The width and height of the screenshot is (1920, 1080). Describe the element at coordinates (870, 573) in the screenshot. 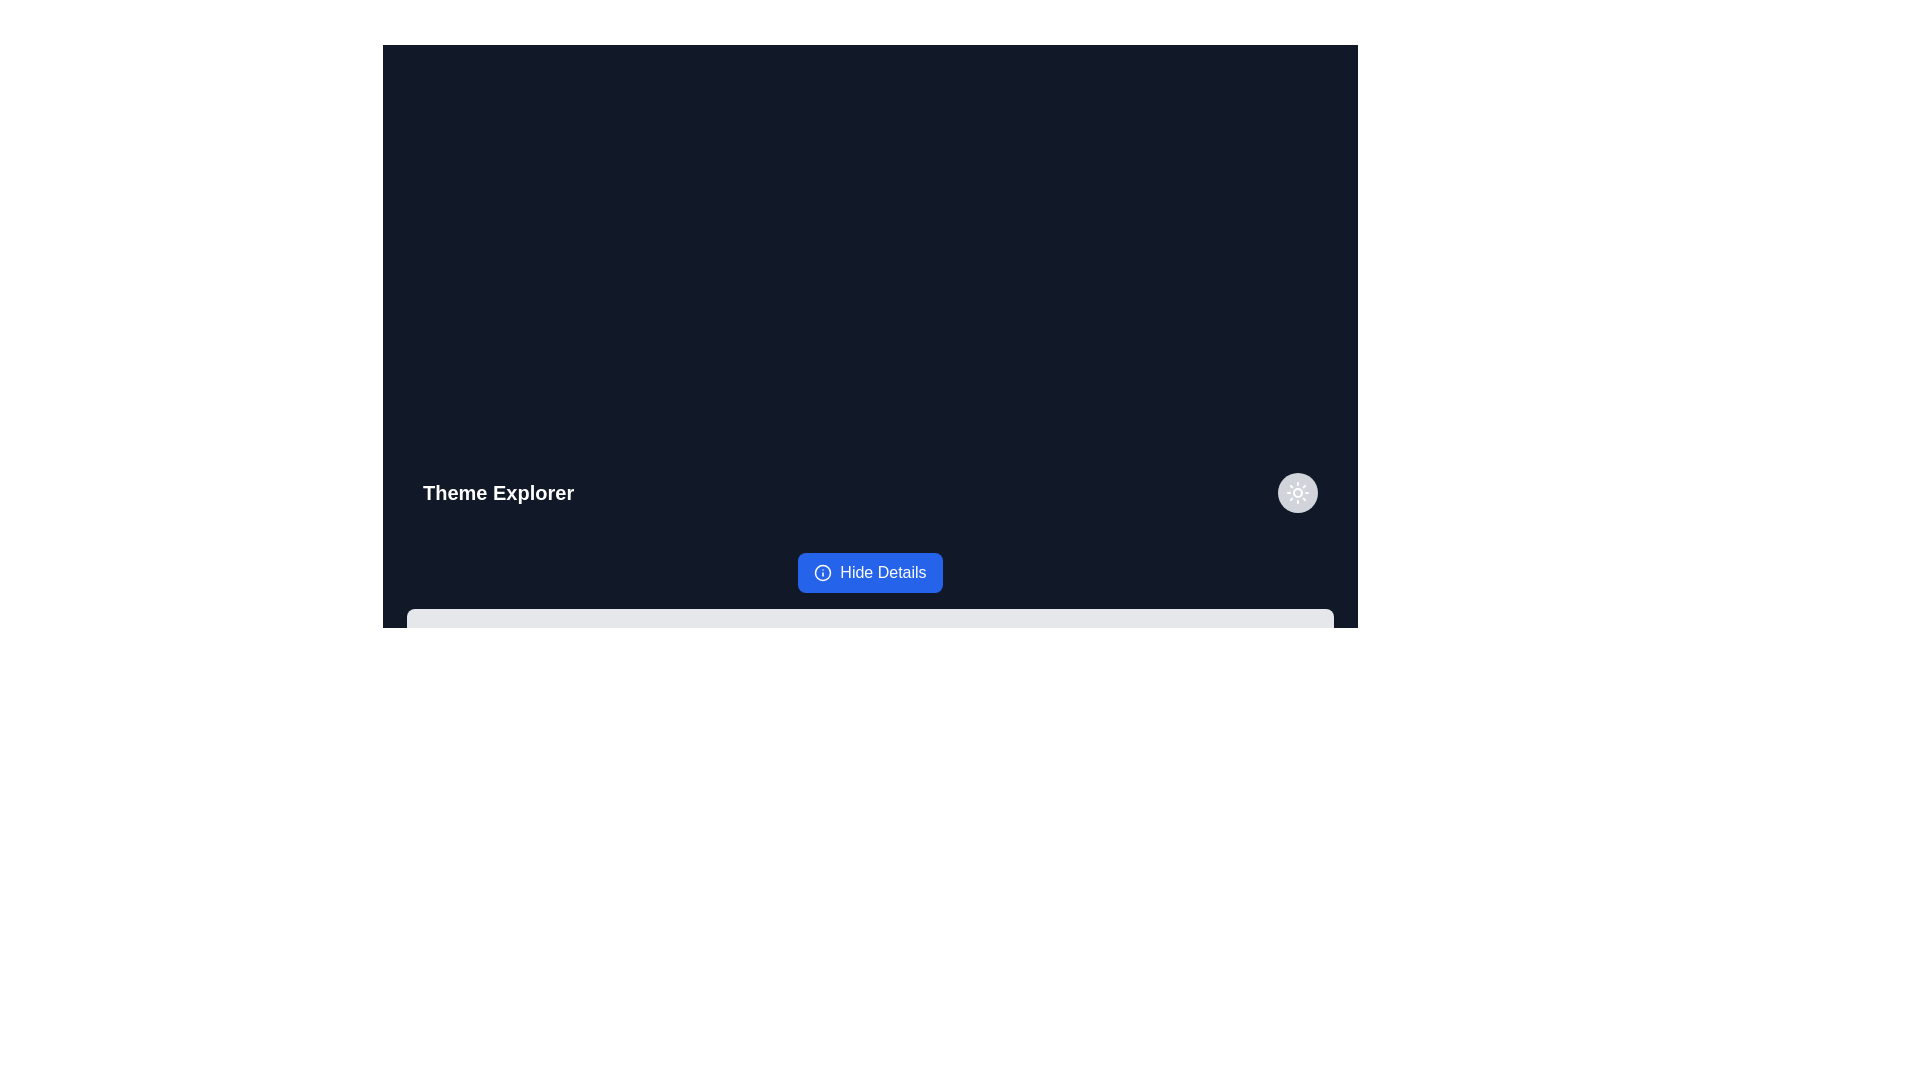

I see `the blue 'Hide Details' button with rounded corners and an information icon to change its appearance` at that location.